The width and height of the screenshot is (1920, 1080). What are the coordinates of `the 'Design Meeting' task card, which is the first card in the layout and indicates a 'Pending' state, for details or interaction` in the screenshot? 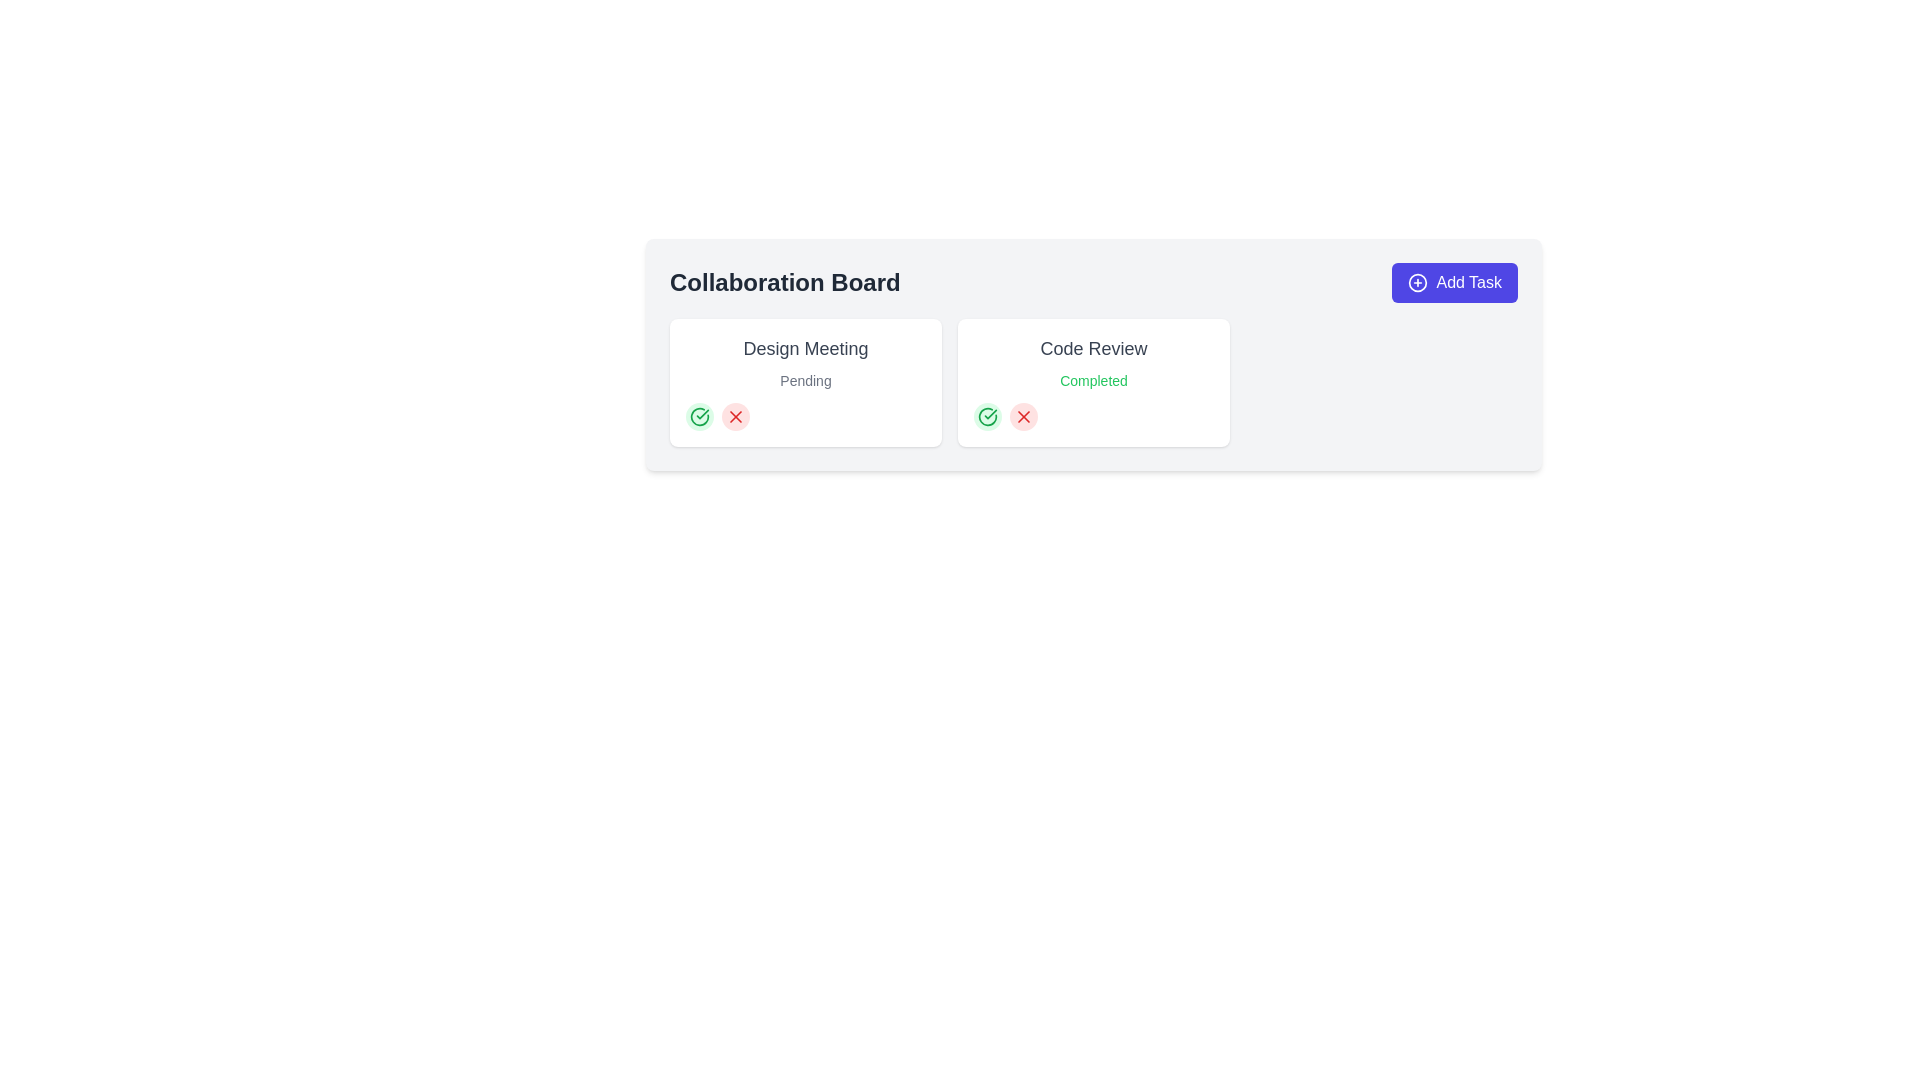 It's located at (806, 382).